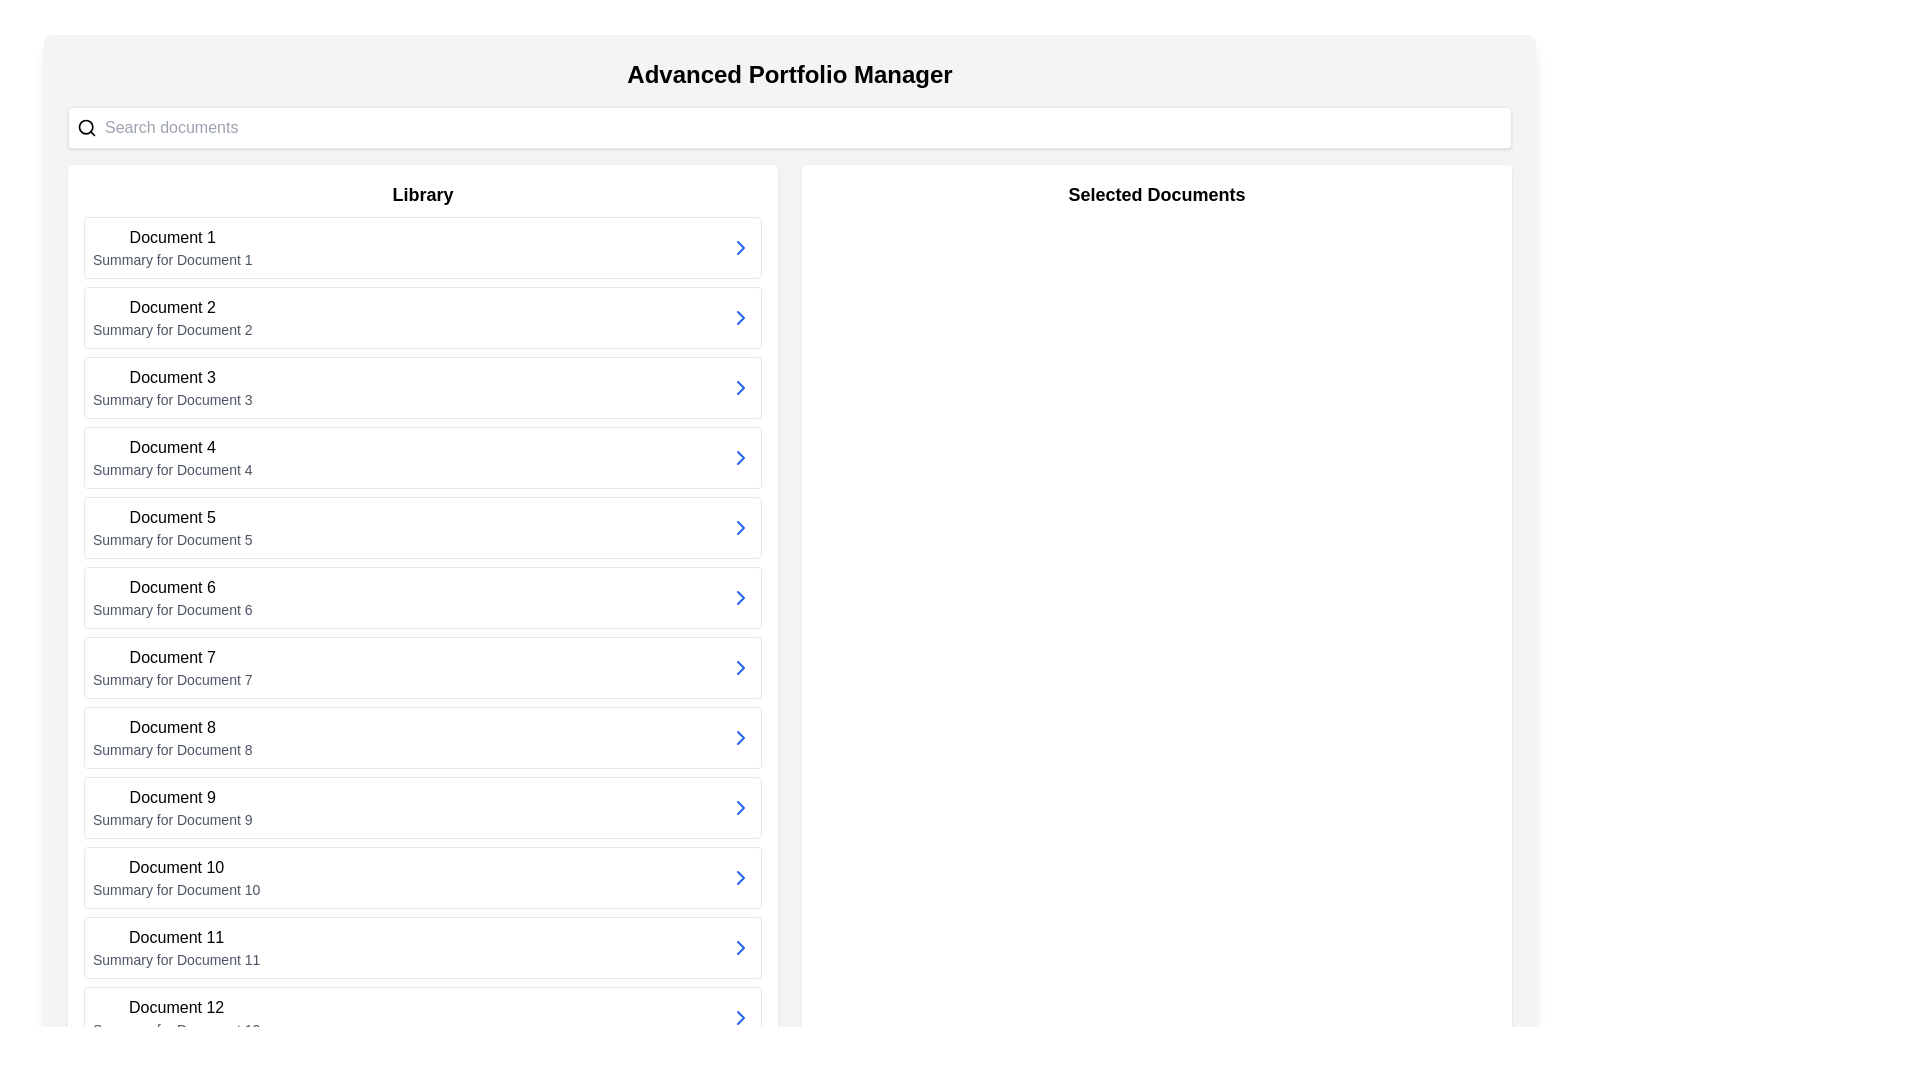 This screenshot has width=1920, height=1080. Describe the element at coordinates (421, 1018) in the screenshot. I see `on the selectable list item labeled 'Document 12'` at that location.